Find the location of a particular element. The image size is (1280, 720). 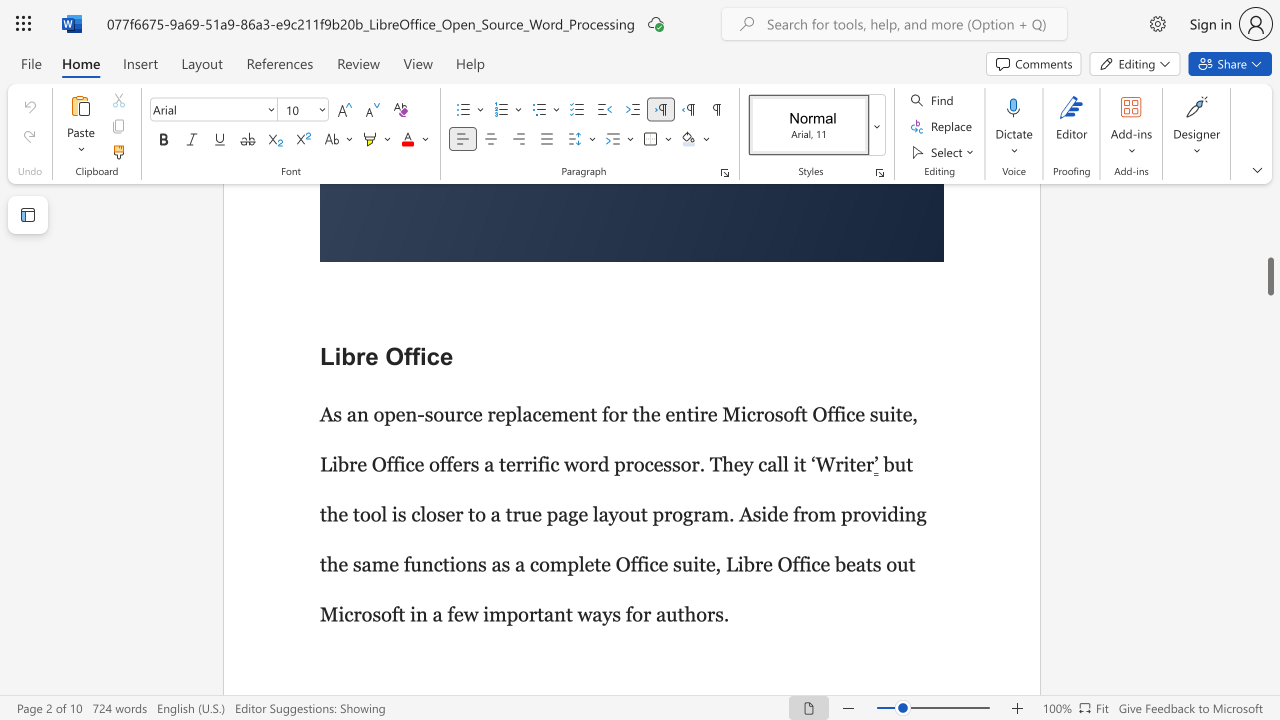

the 3th character "n" in the text is located at coordinates (583, 413).